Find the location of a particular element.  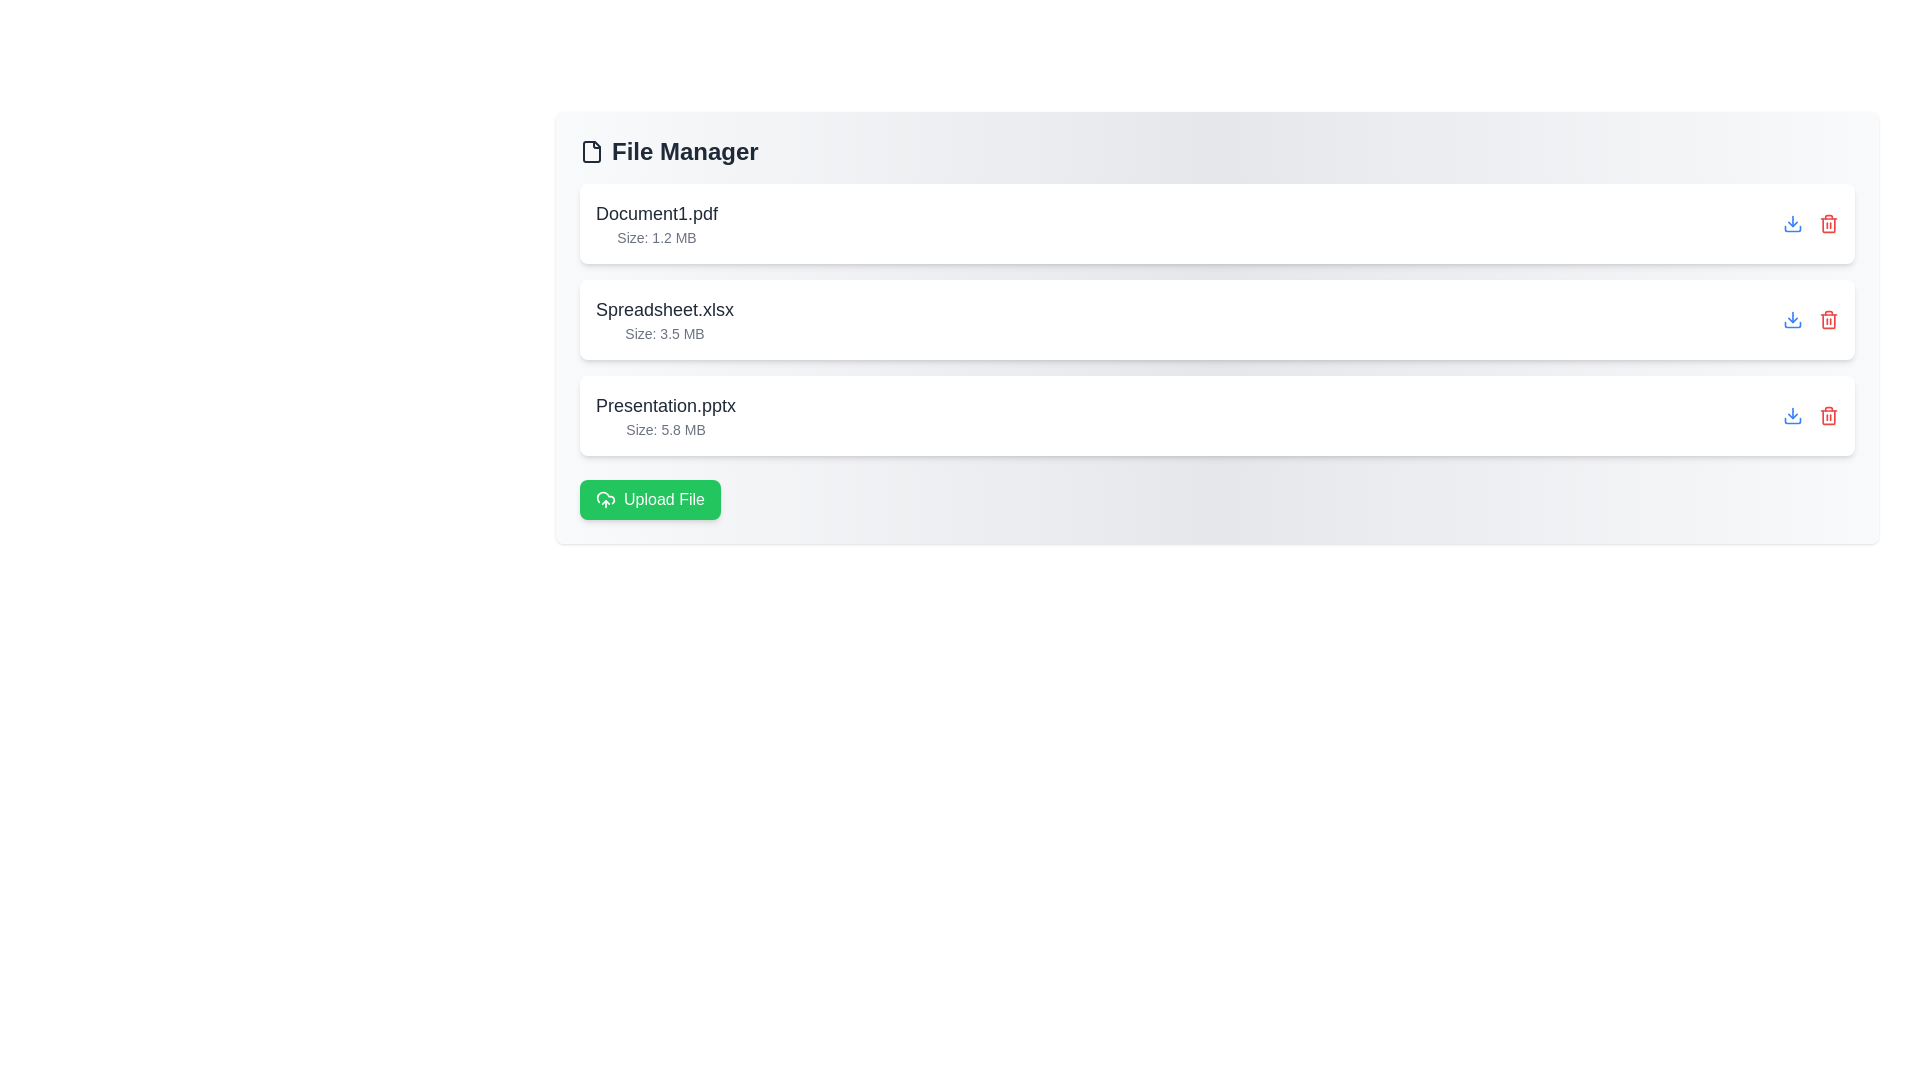

delete button for the file named Spreadsheet.xlsx is located at coordinates (1828, 319).